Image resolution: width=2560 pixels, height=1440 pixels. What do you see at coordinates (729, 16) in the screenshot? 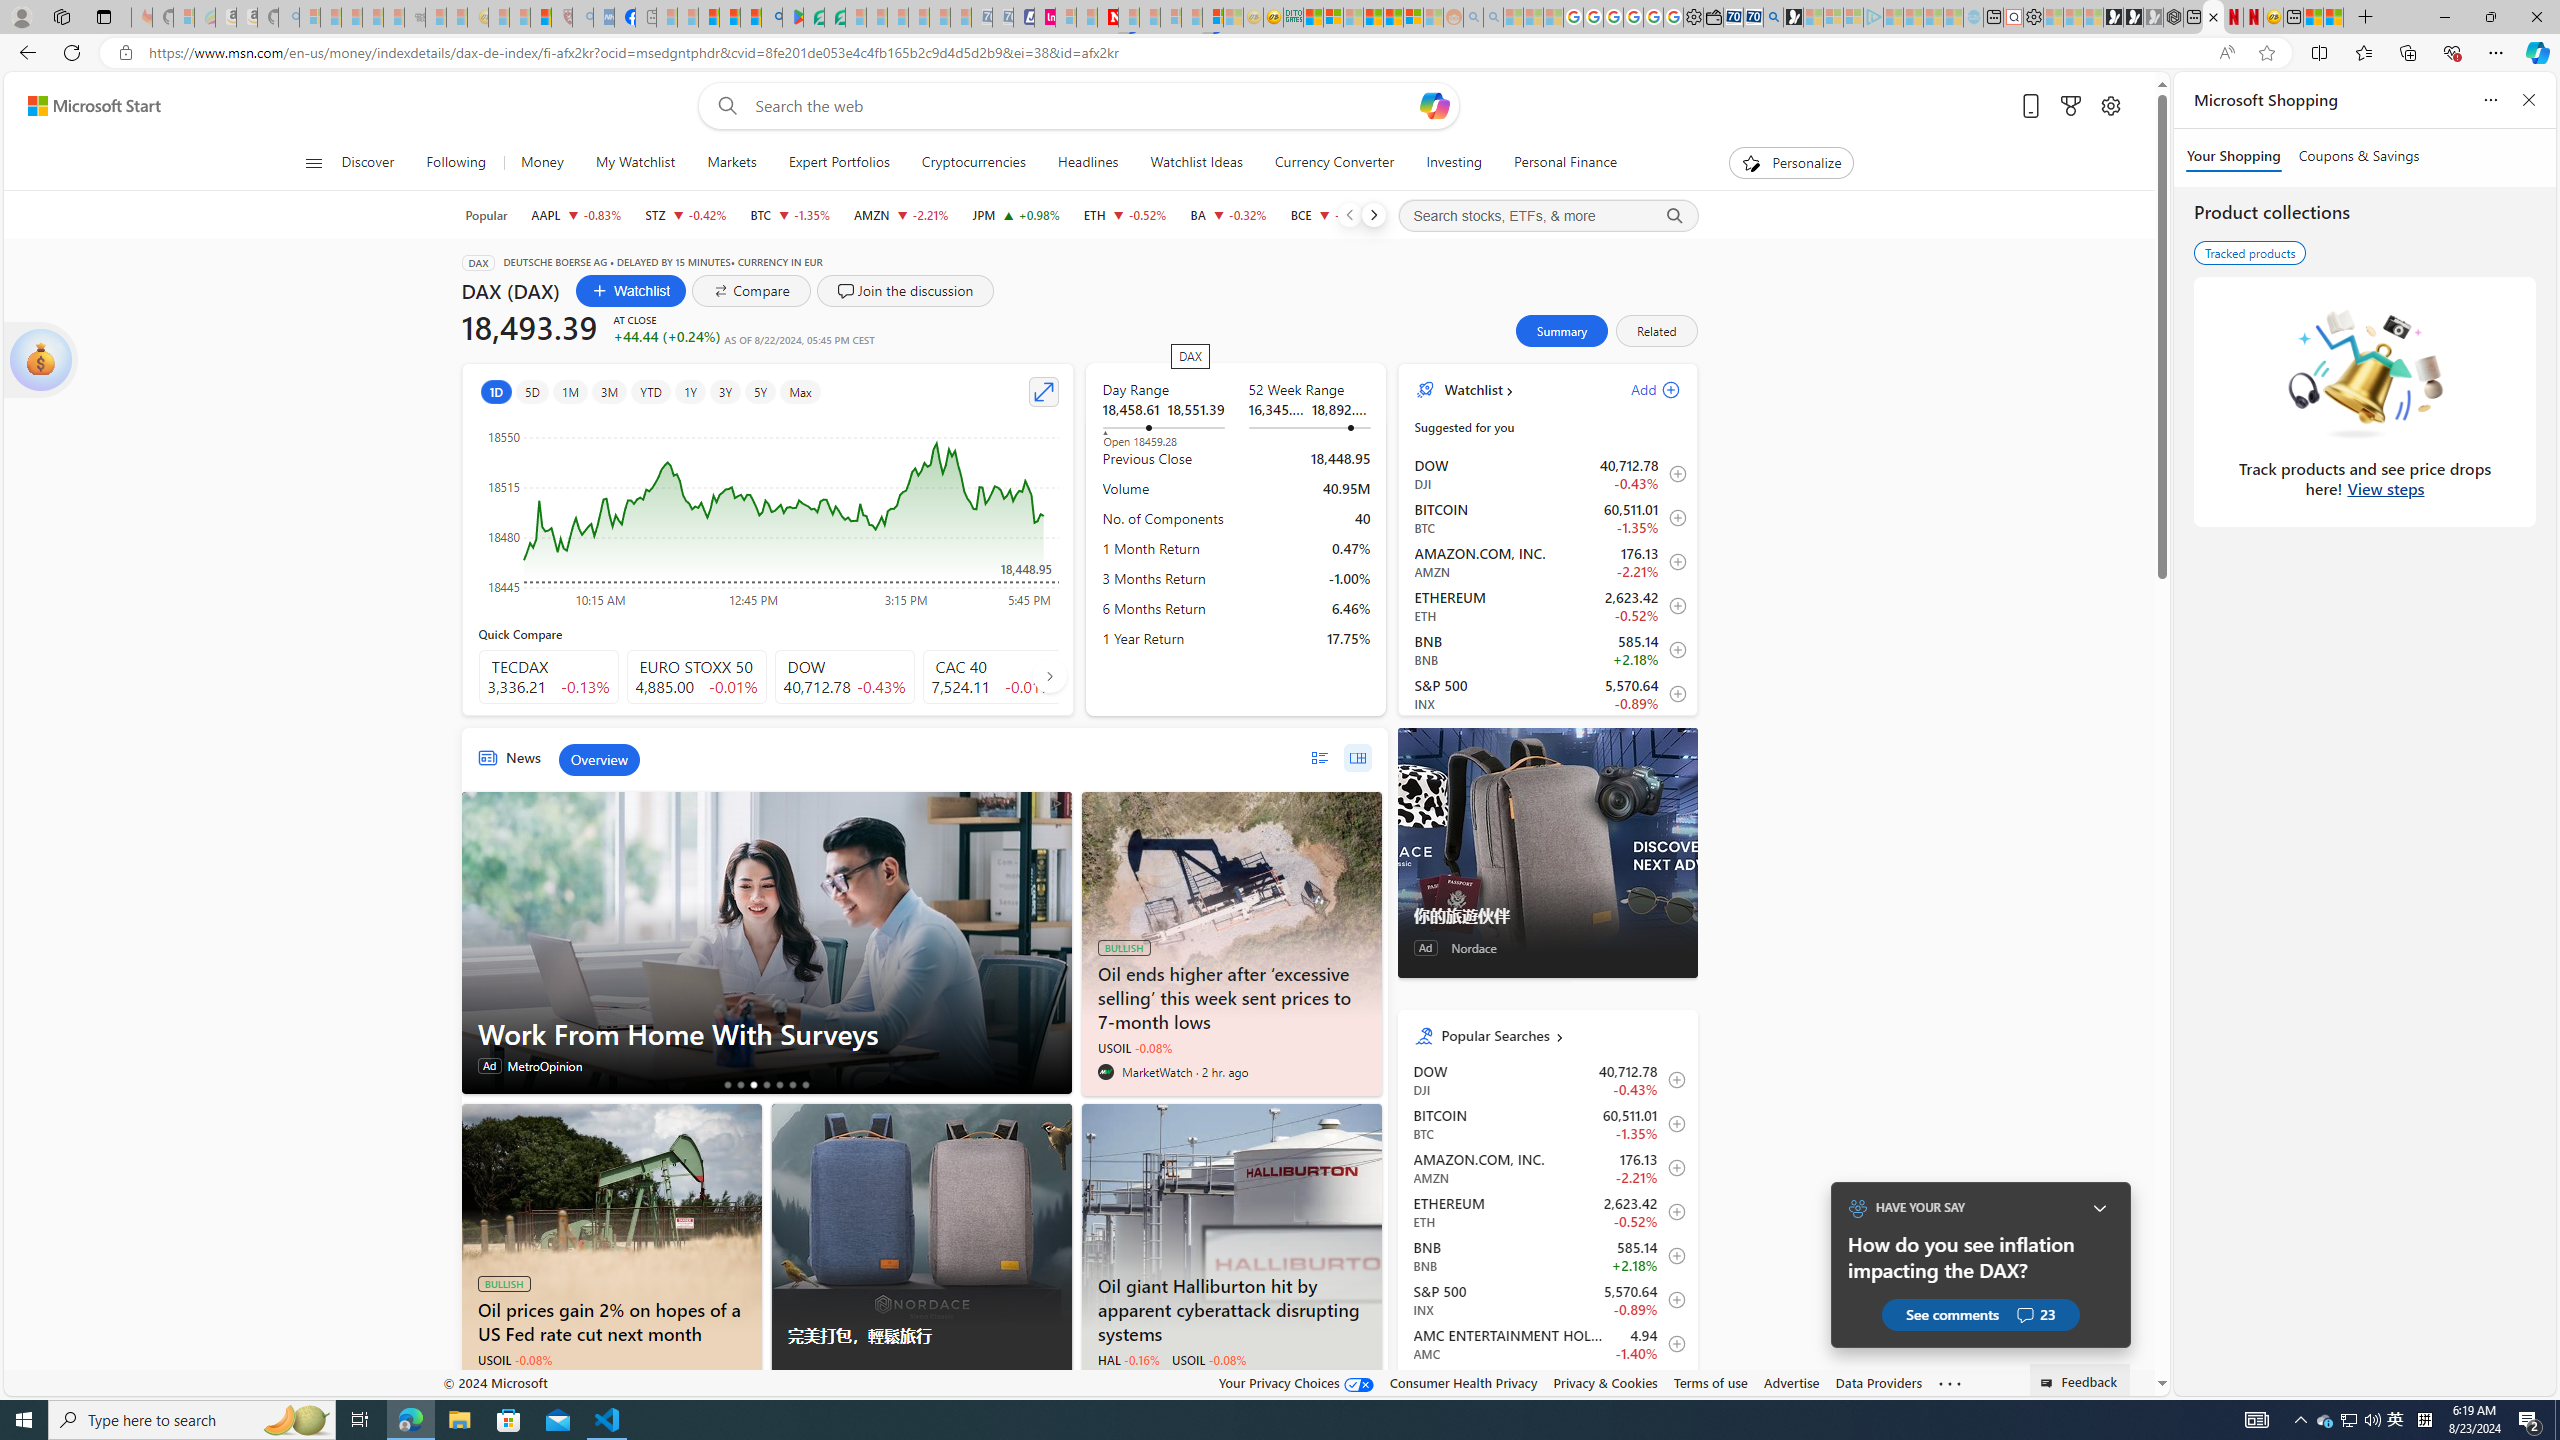
I see `'Pets - MSN'` at bounding box center [729, 16].